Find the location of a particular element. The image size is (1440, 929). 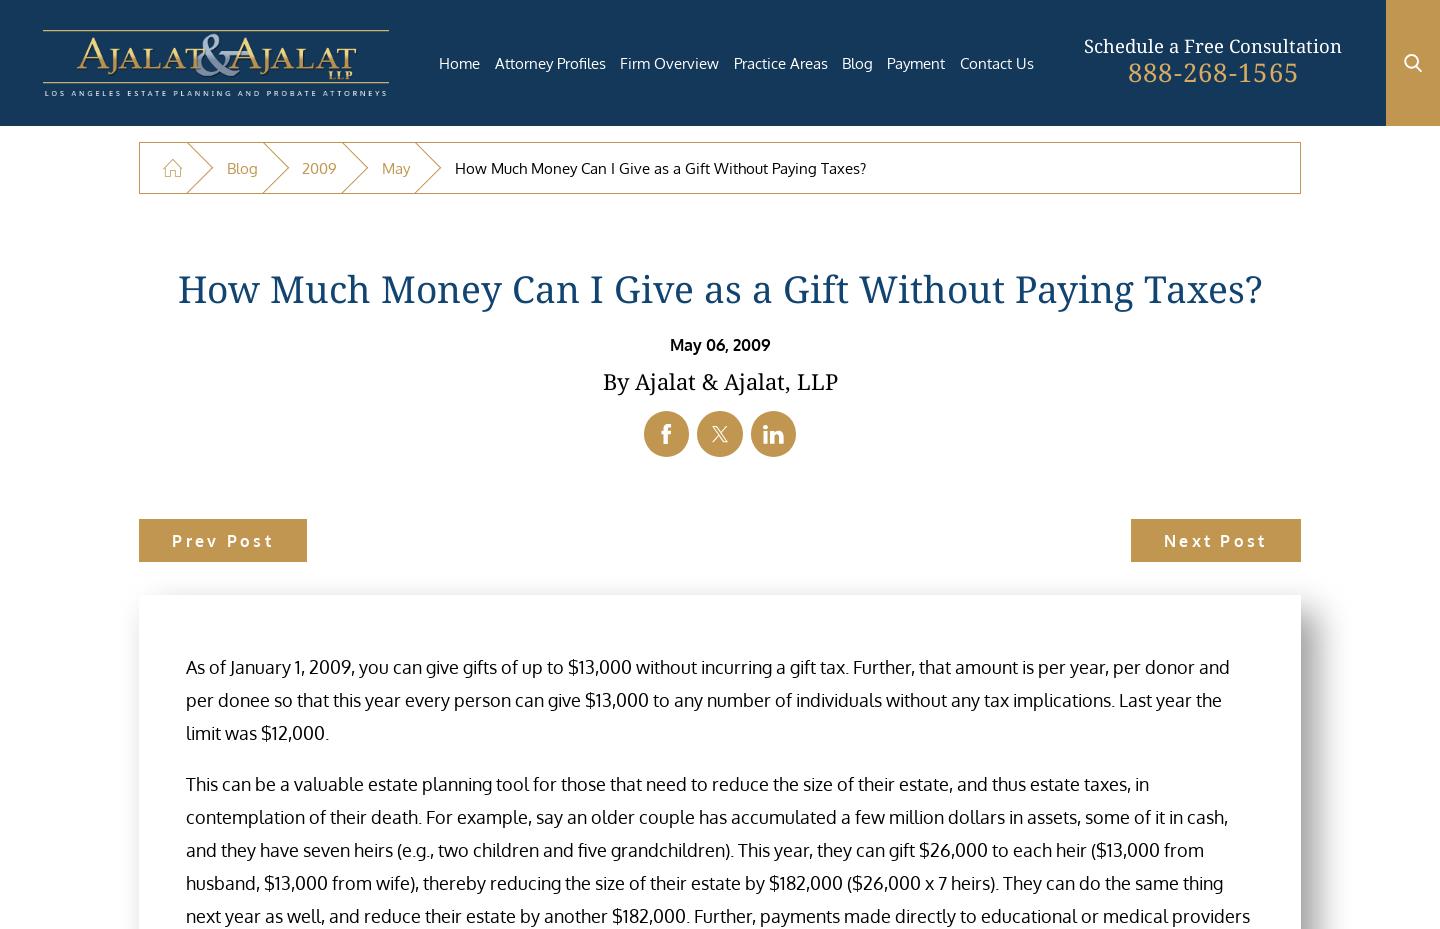

'CA' is located at coordinates (634, 624).